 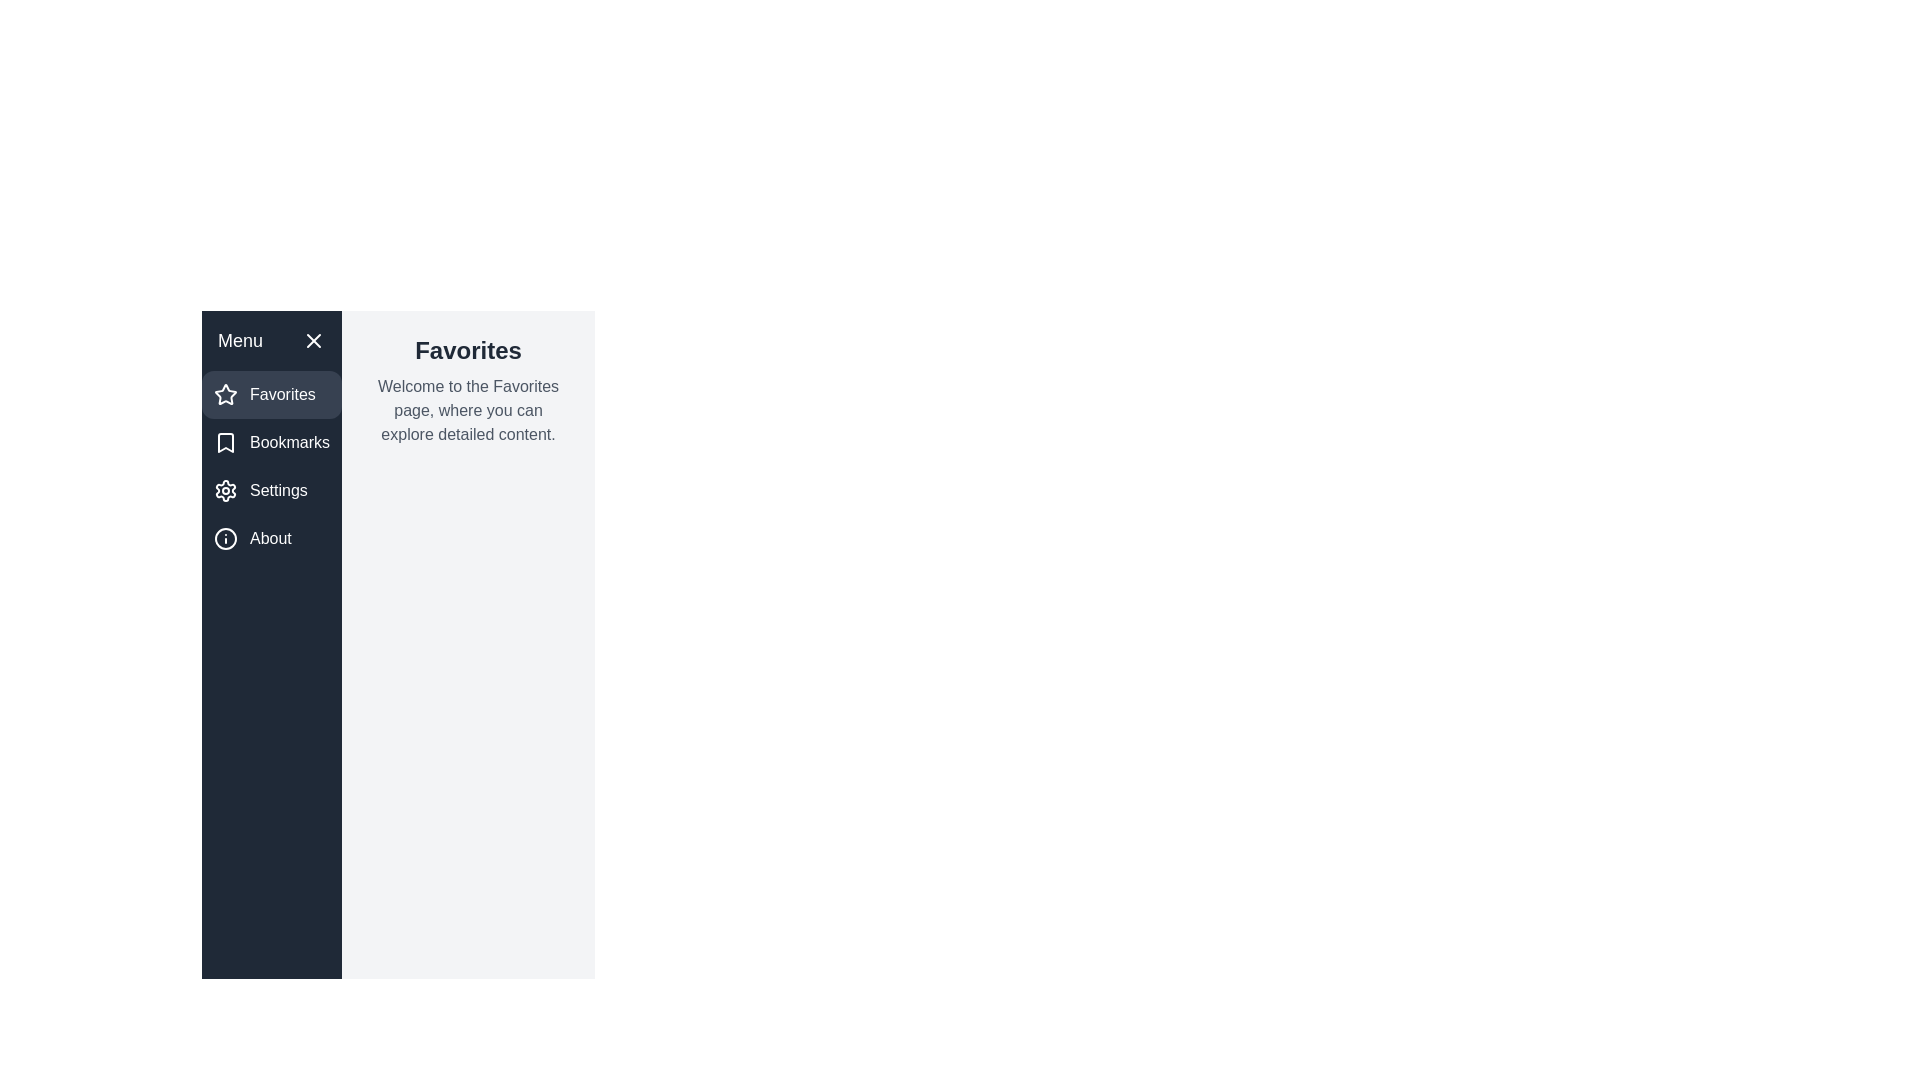 What do you see at coordinates (225, 490) in the screenshot?
I see `the gear icon representing the settings menu entry located in the sidebar menu next to the 'Settings' text` at bounding box center [225, 490].